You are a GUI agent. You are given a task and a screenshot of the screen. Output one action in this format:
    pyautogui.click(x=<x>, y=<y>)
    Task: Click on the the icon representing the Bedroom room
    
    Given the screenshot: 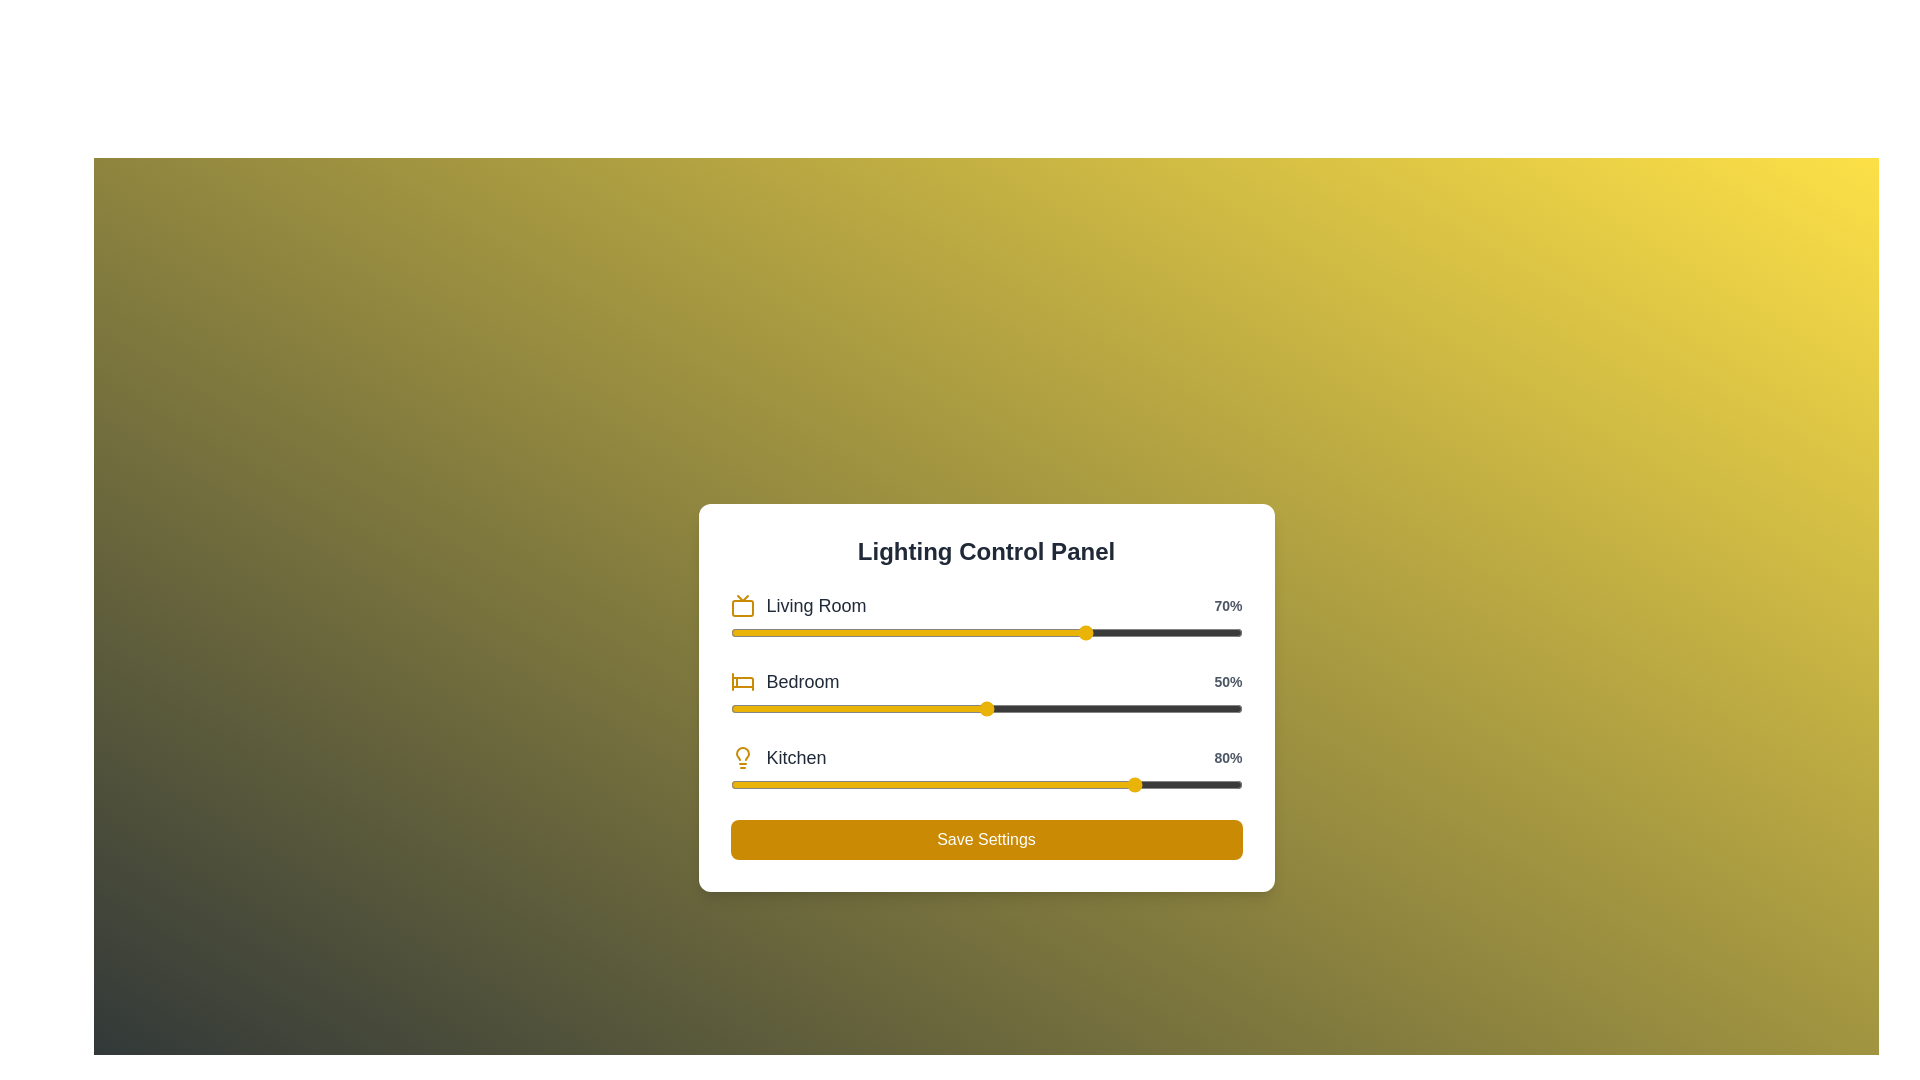 What is the action you would take?
    pyautogui.click(x=741, y=681)
    